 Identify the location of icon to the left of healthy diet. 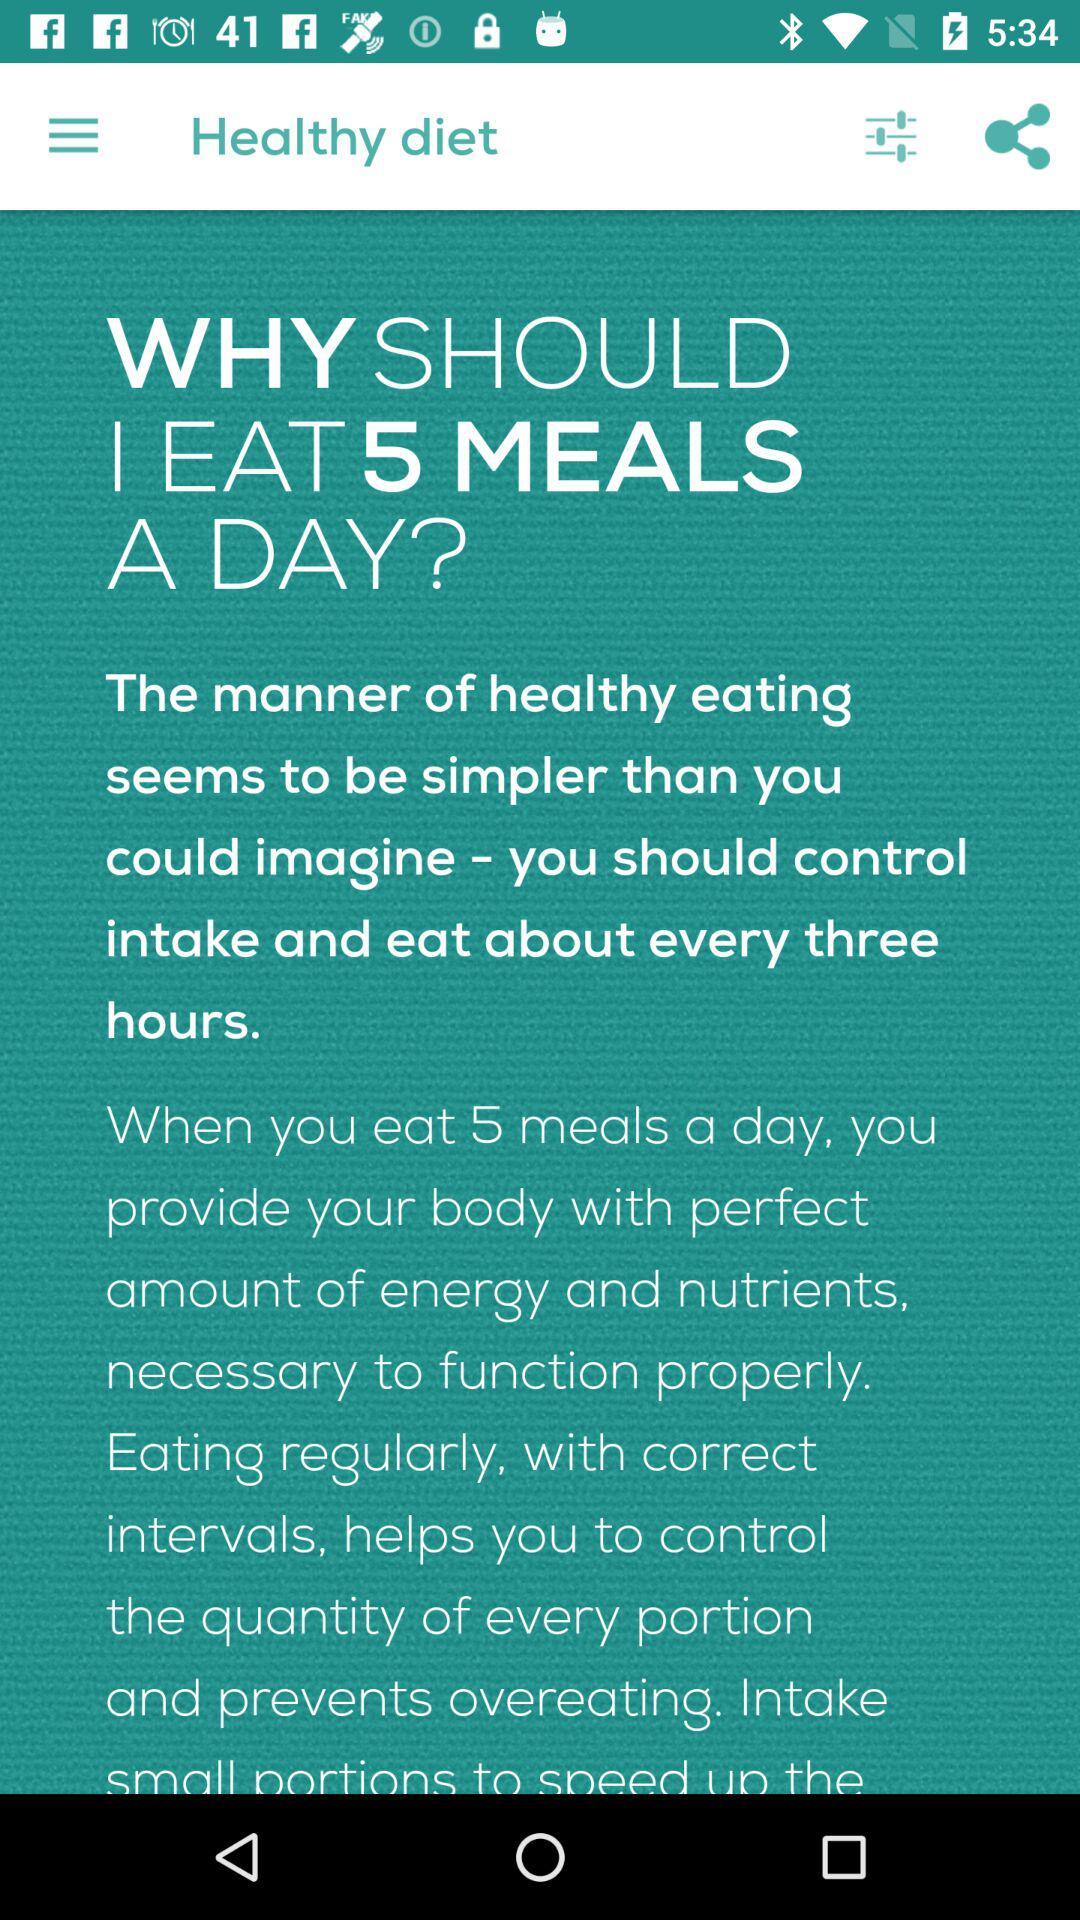
(72, 135).